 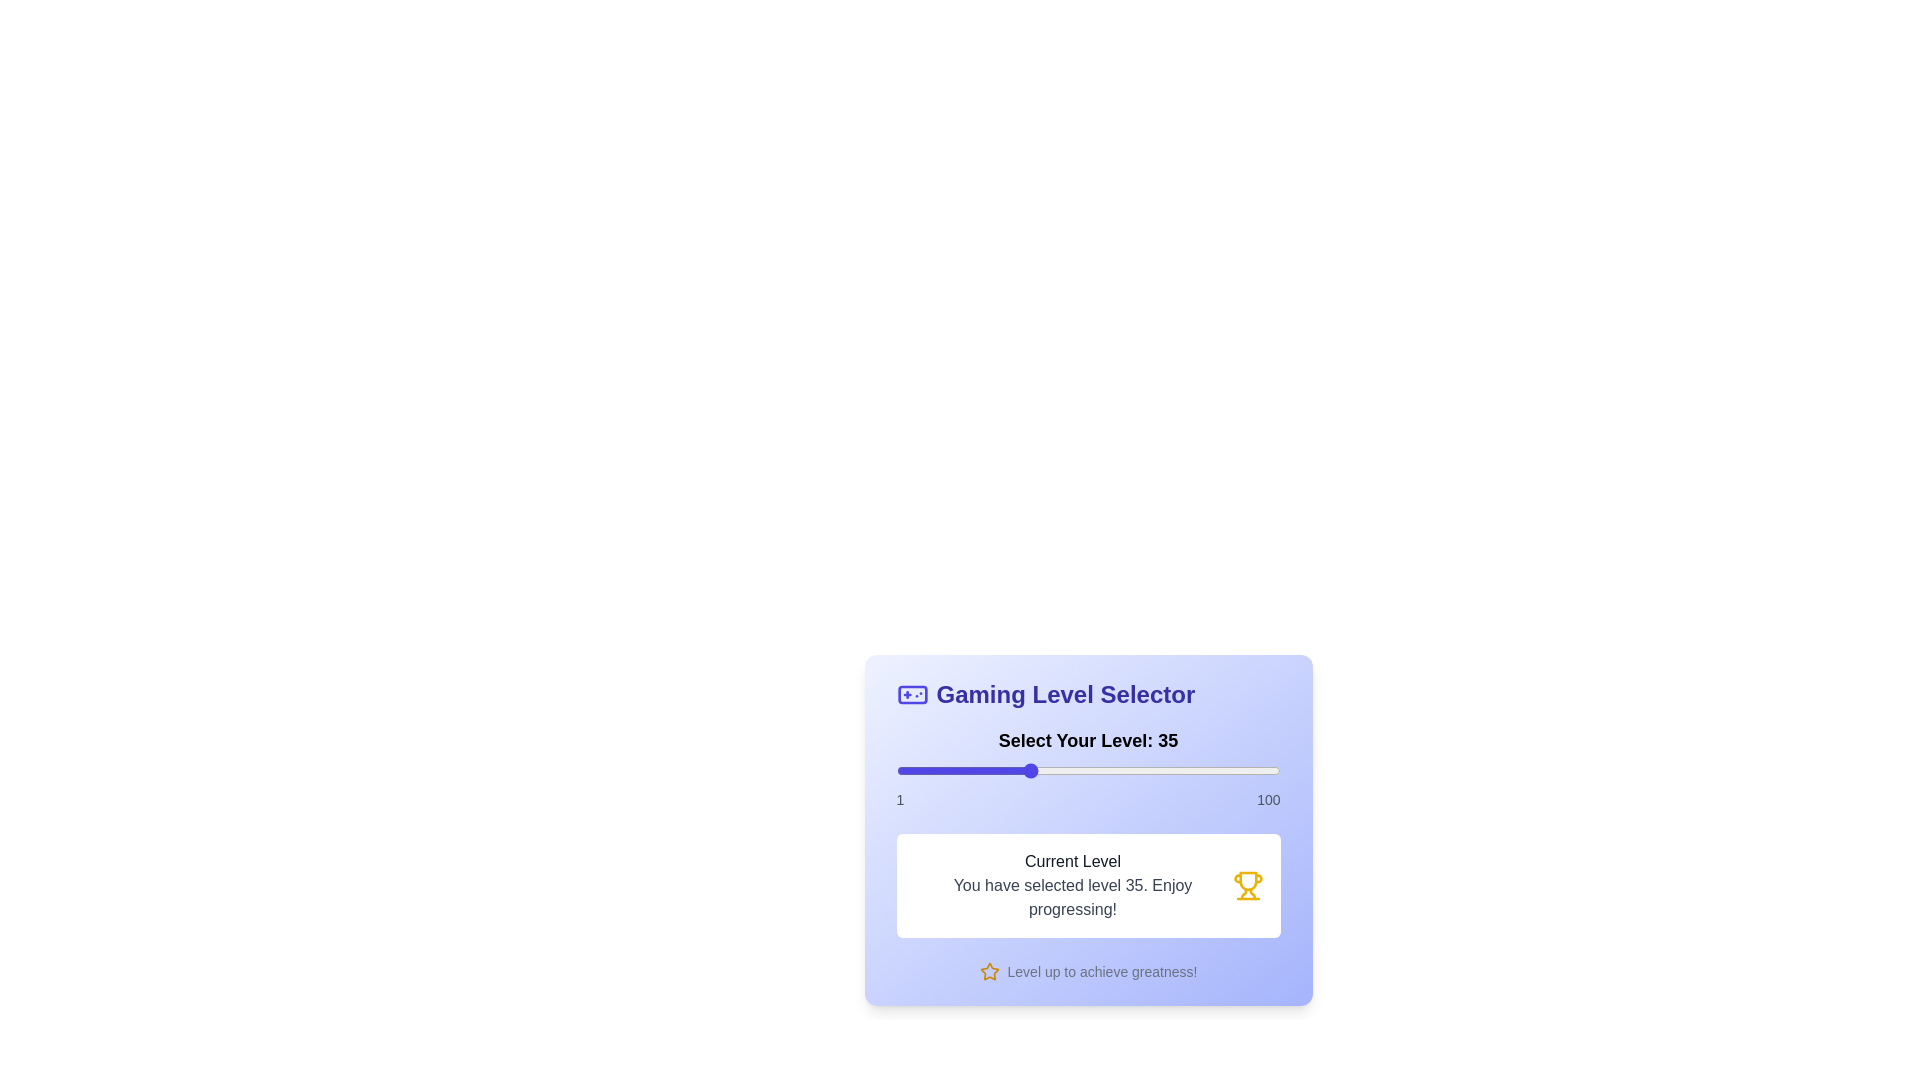 I want to click on the Text Display Area that contains the heading 'Current Level' and the descriptive line 'You have selected level 35. Enjoy progressing!', so click(x=1071, y=885).